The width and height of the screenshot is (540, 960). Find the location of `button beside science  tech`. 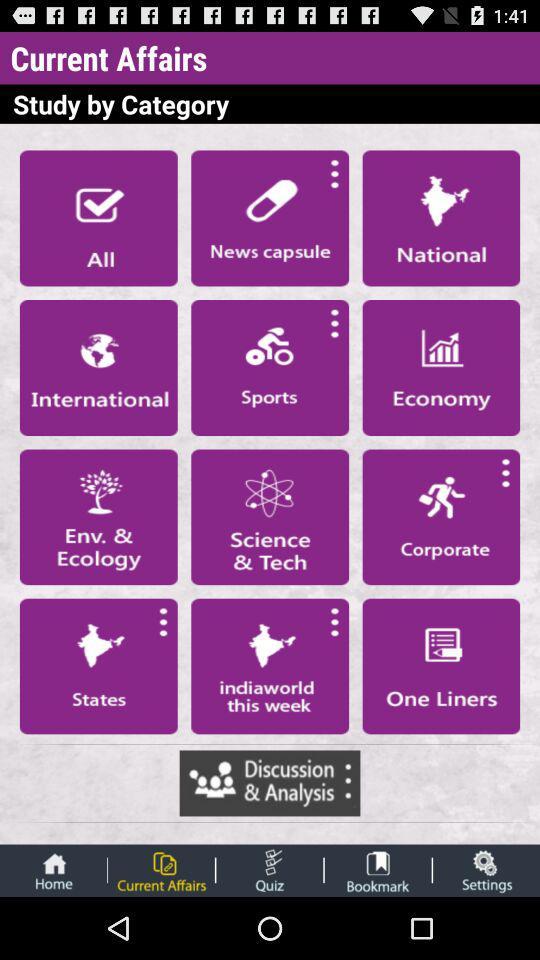

button beside science  tech is located at coordinates (97, 515).